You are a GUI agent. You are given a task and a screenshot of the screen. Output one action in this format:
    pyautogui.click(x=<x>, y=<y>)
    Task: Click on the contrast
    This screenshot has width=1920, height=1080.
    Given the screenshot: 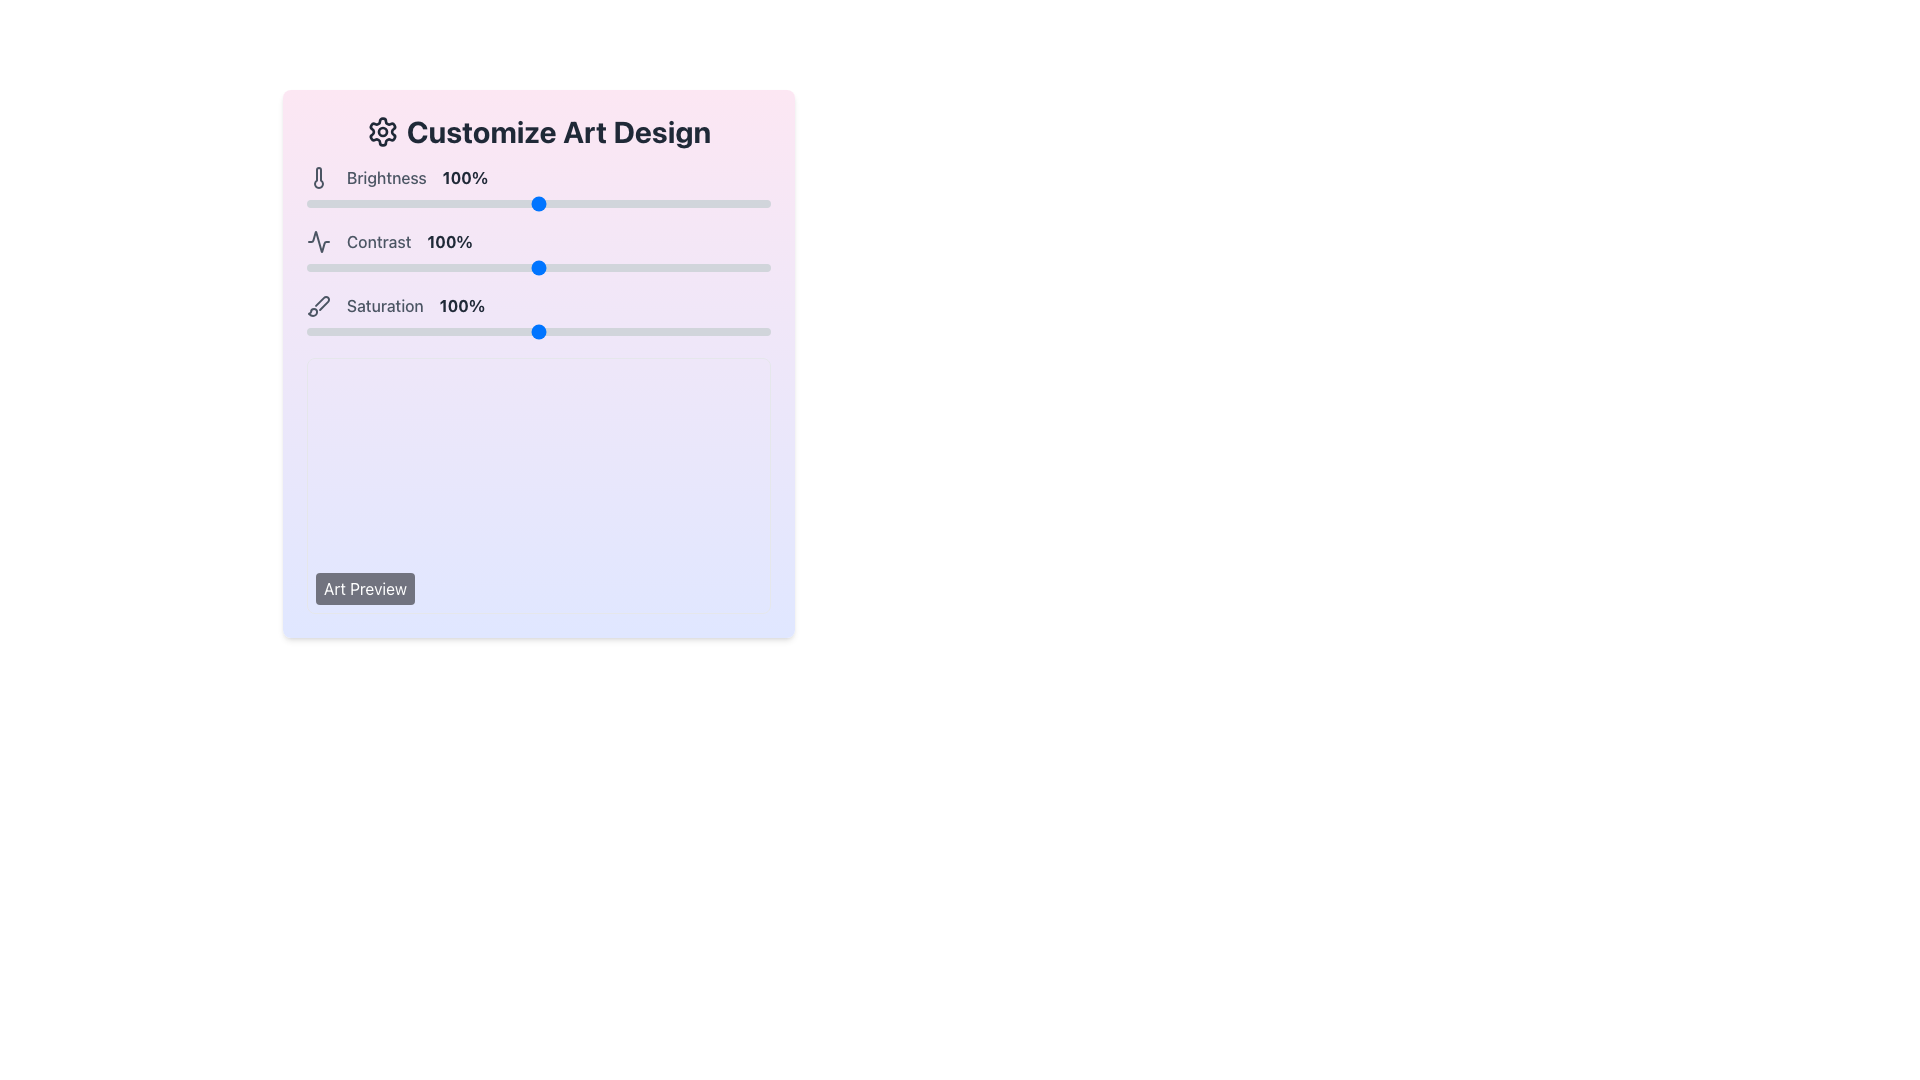 What is the action you would take?
    pyautogui.click(x=325, y=266)
    